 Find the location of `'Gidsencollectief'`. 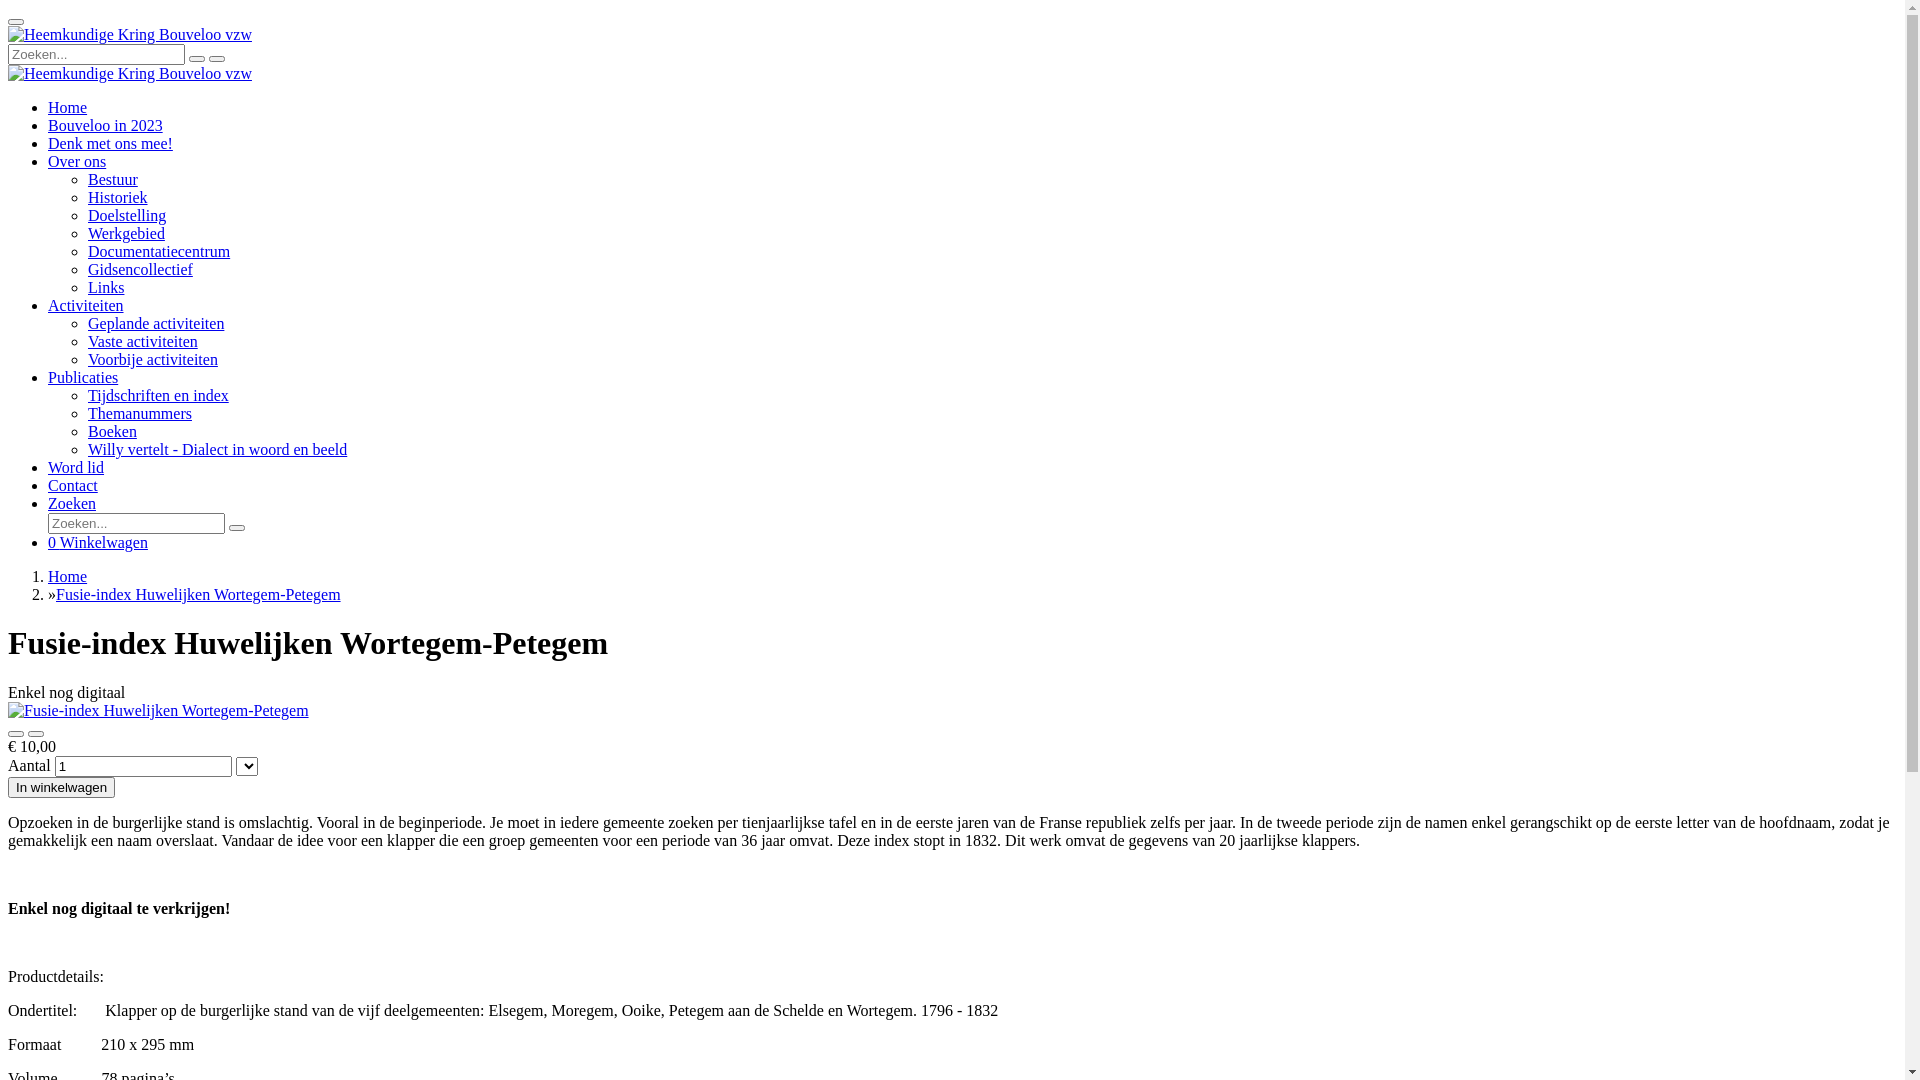

'Gidsencollectief' is located at coordinates (139, 268).